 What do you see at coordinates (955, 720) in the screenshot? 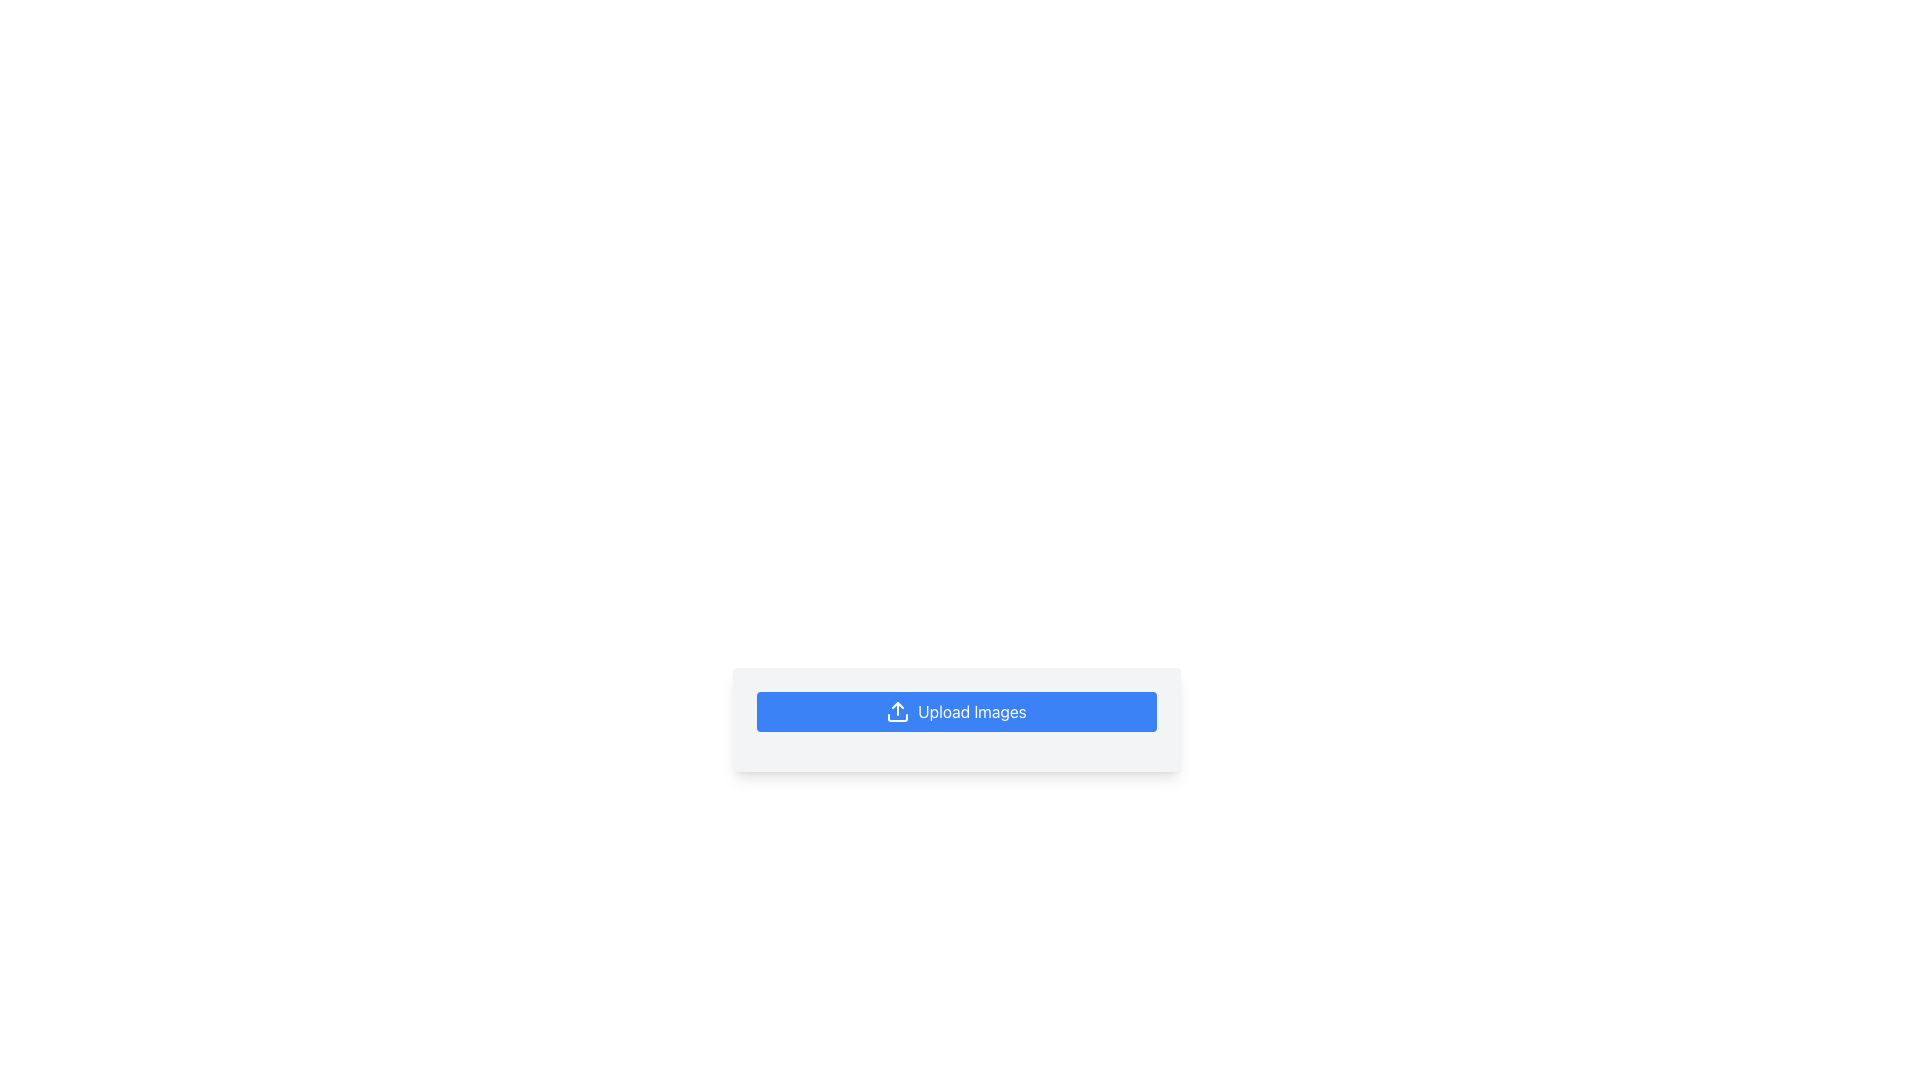
I see `the blue rectangular button labeled 'Upload Images' with an upload icon` at bounding box center [955, 720].